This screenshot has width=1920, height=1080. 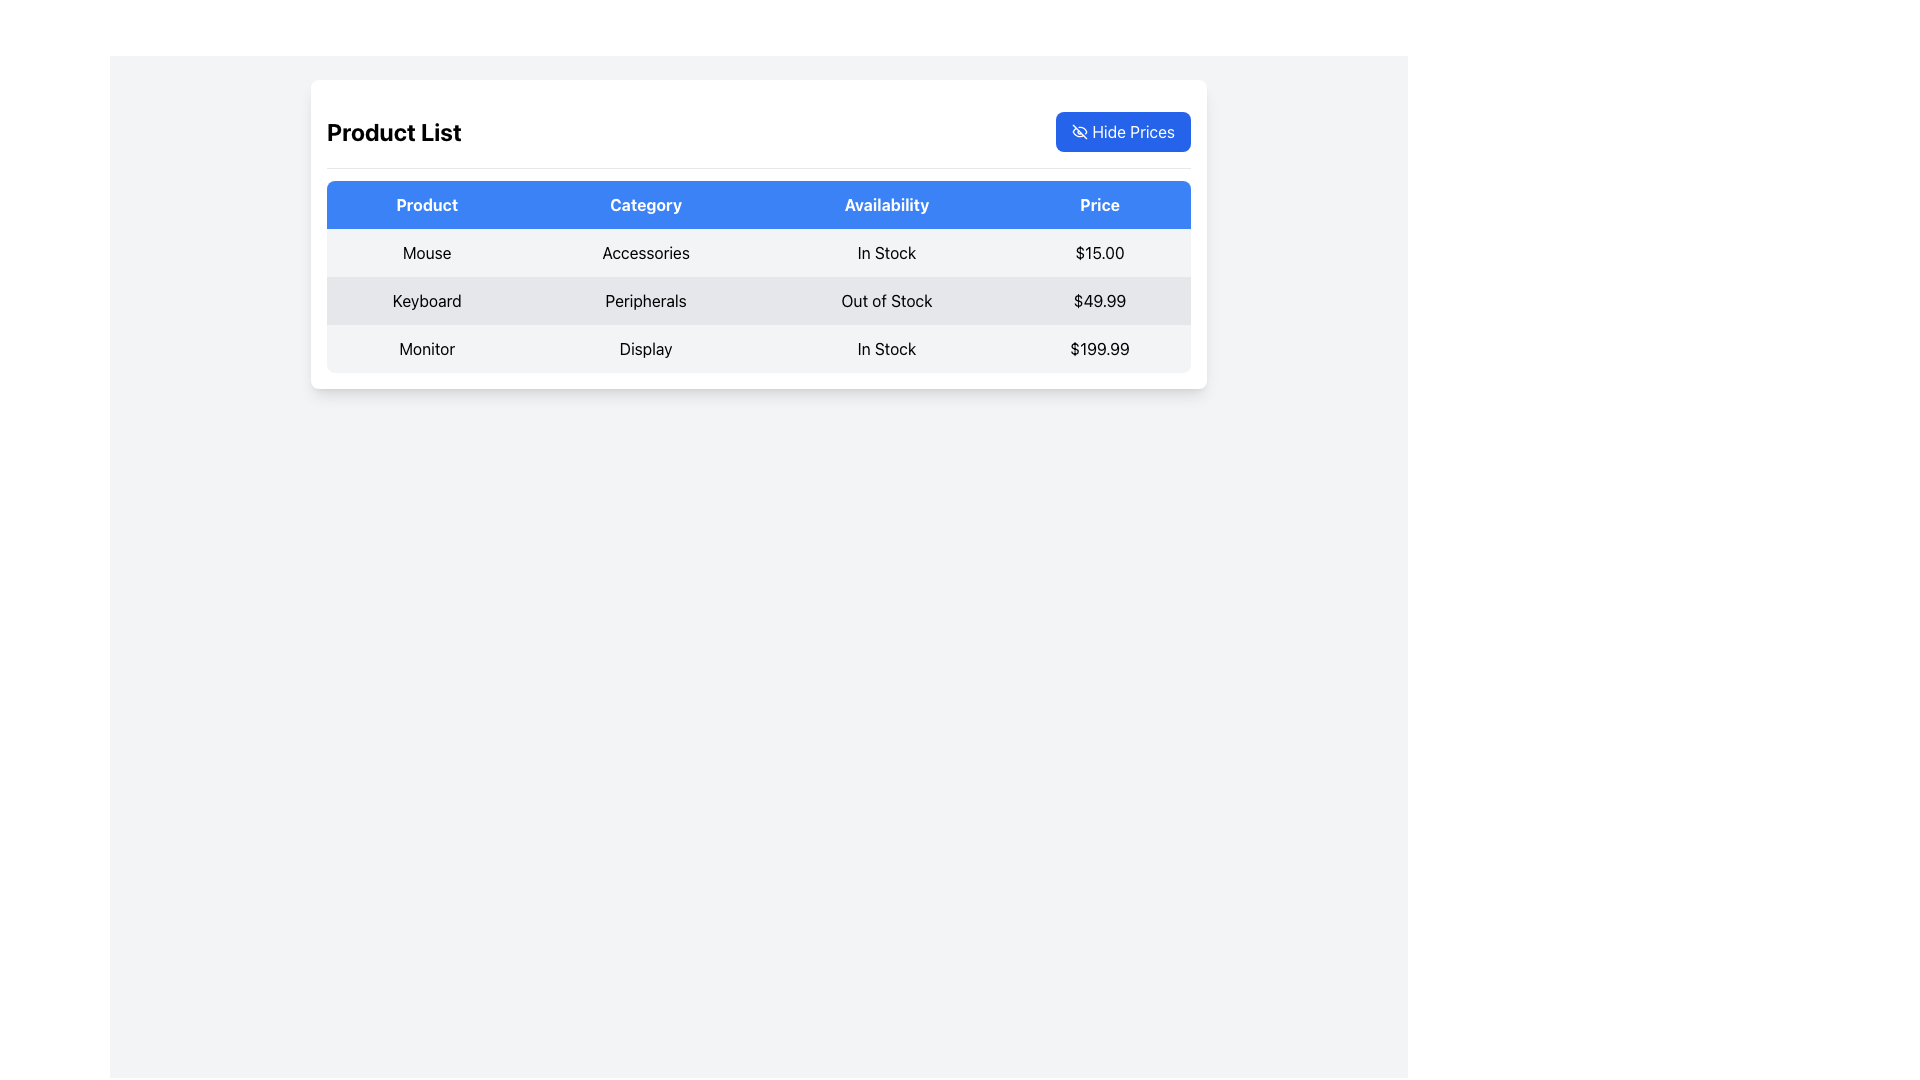 What do you see at coordinates (886, 300) in the screenshot?
I see `text label displaying 'Out of Stock' in black sans-serif font located in the 'Availability' column of the 'Keyboard' item entry within a table` at bounding box center [886, 300].